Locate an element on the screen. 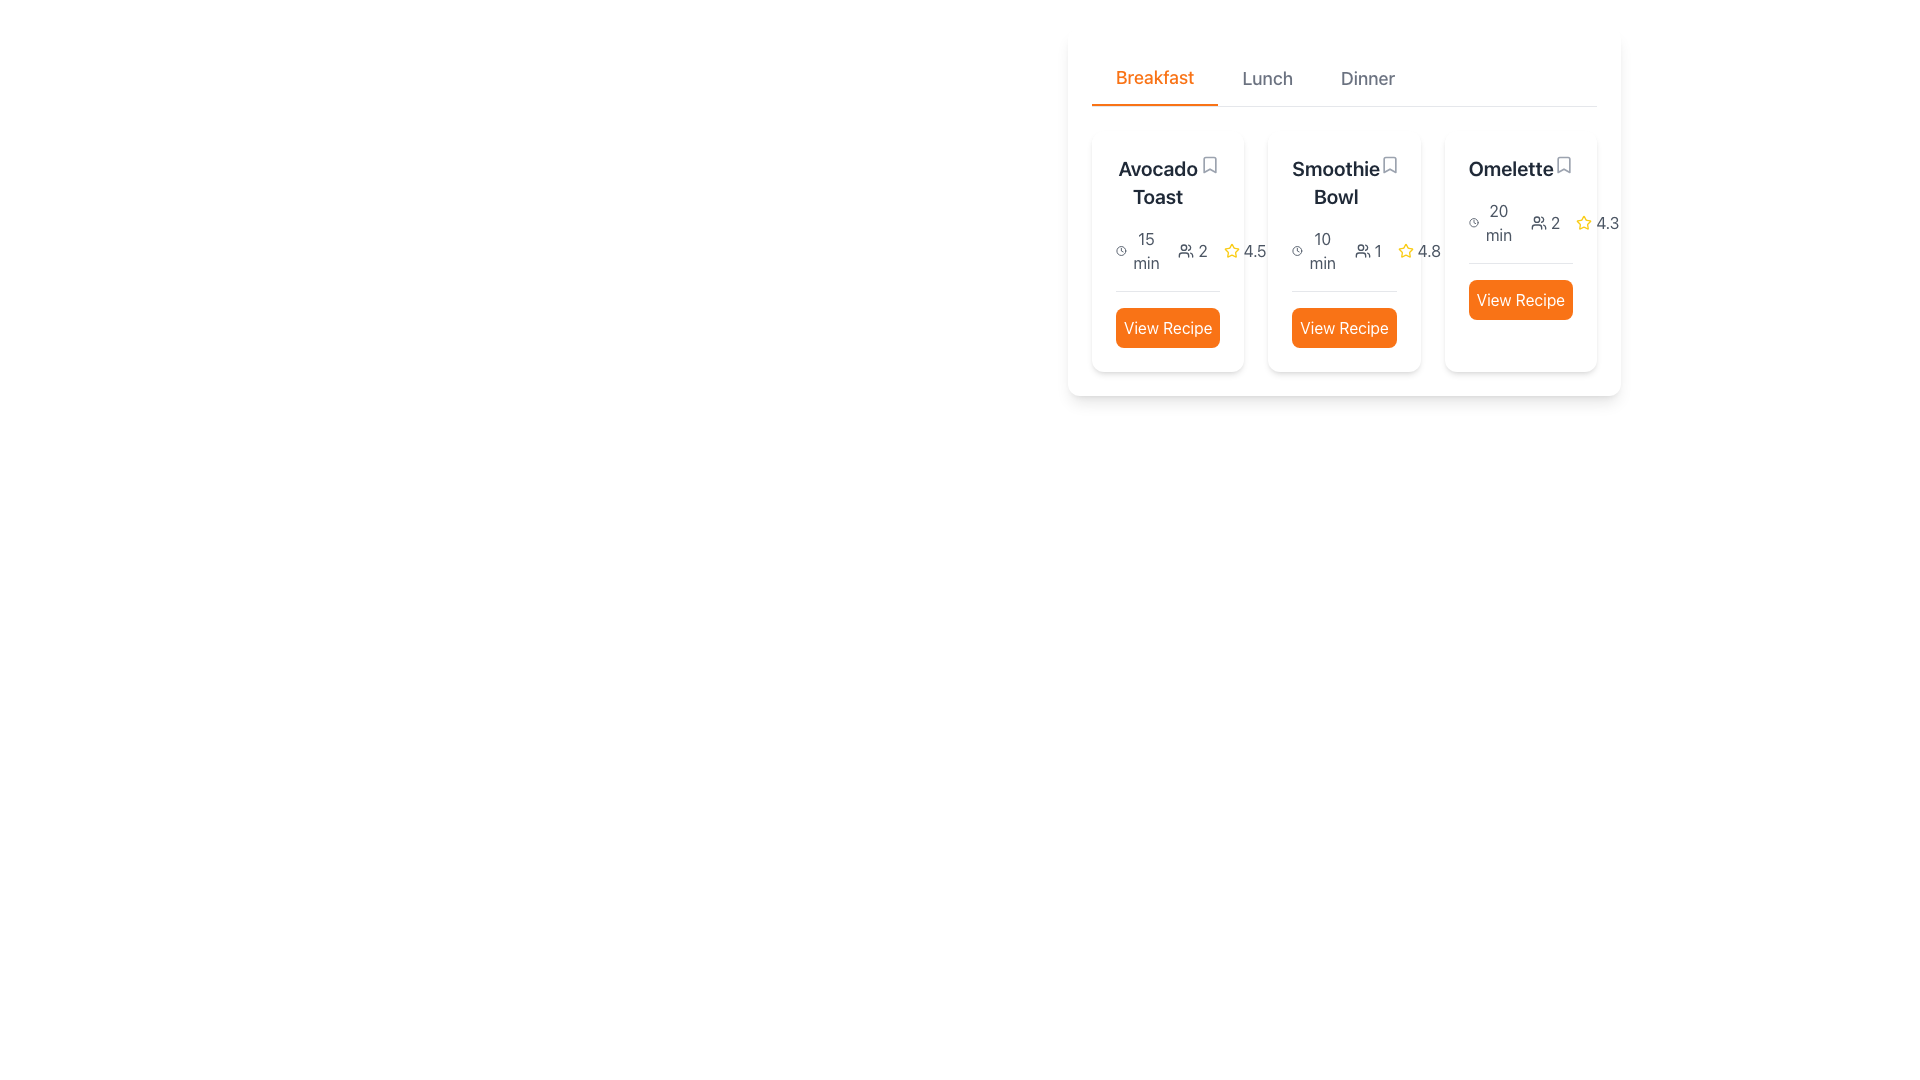  the outer circle of the clock icon representing time for the 'Omelette' recipe in the breakfast section is located at coordinates (1473, 223).